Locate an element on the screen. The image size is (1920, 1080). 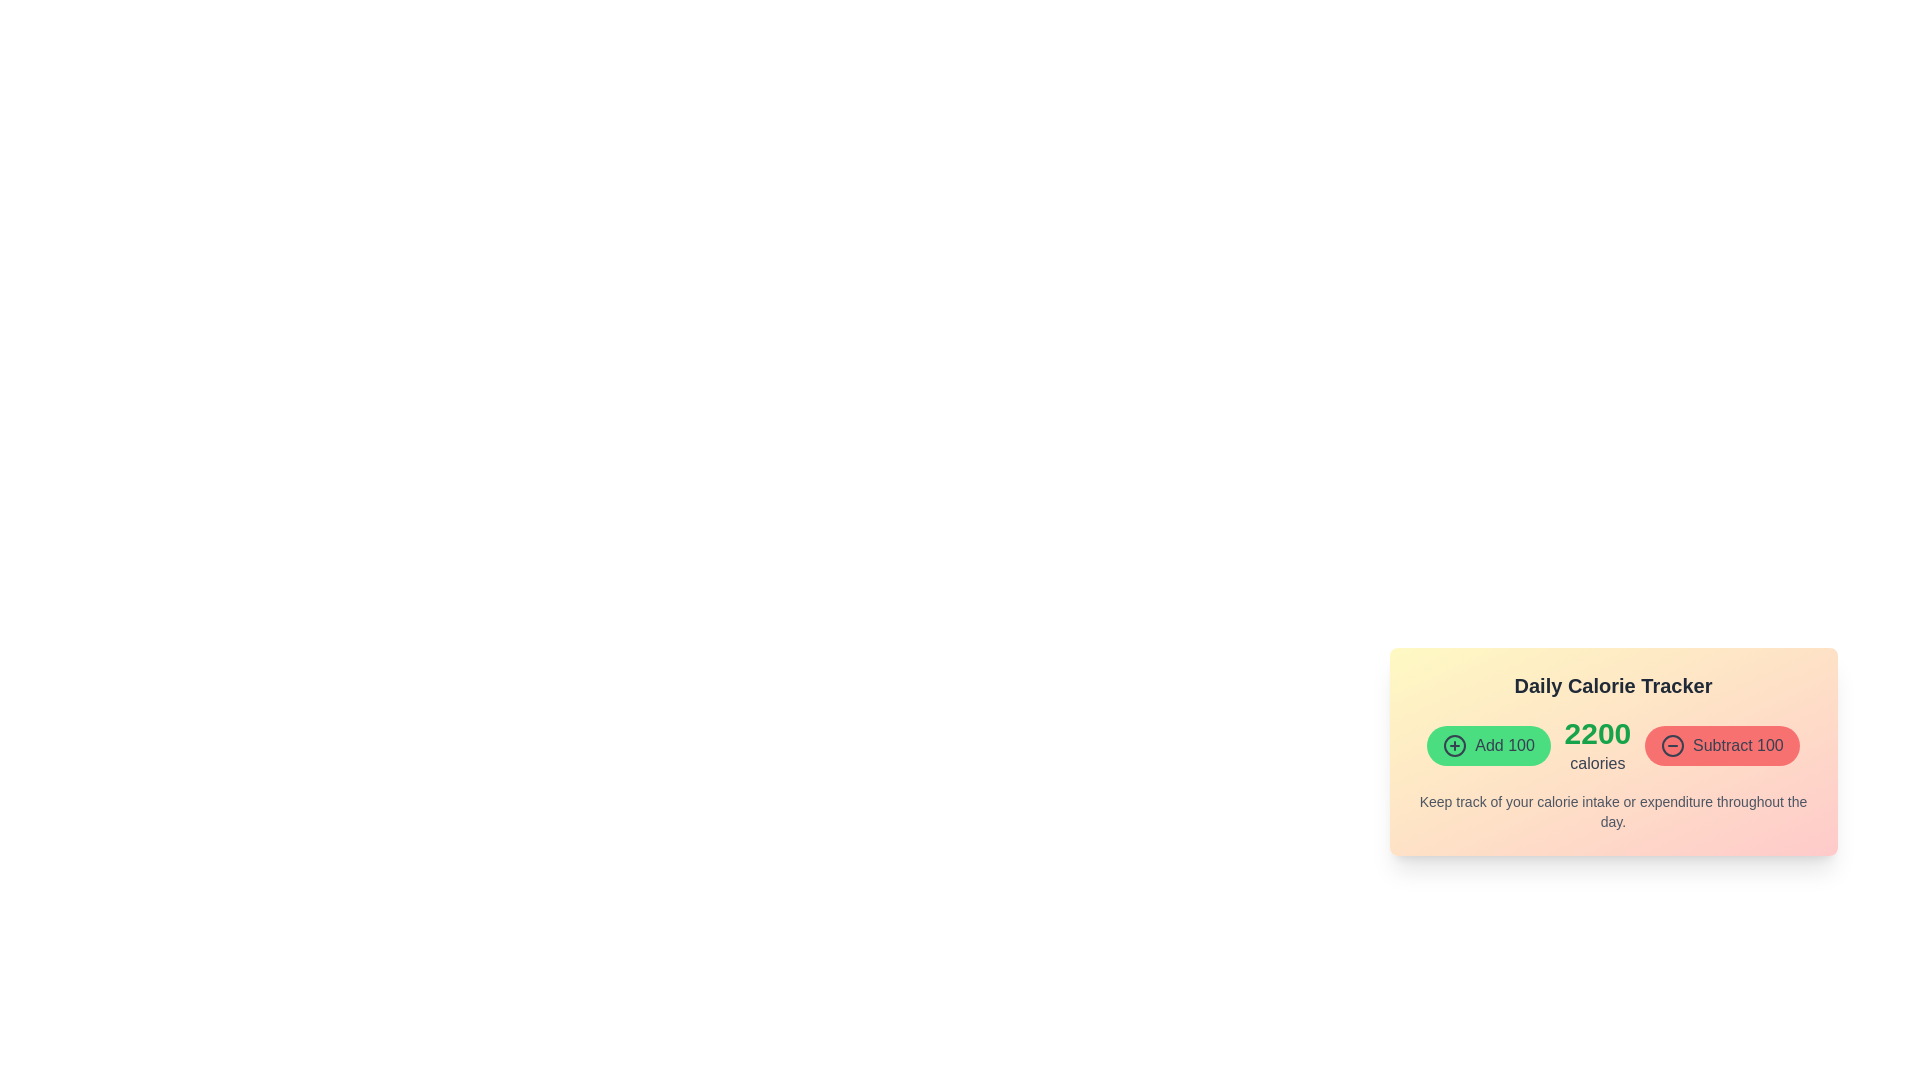
text content of the 'calories' label, which is a medium-sized dark text positioned below the bold green numerical value '2200' in the 'Daily Calorie Tracker' section is located at coordinates (1597, 763).